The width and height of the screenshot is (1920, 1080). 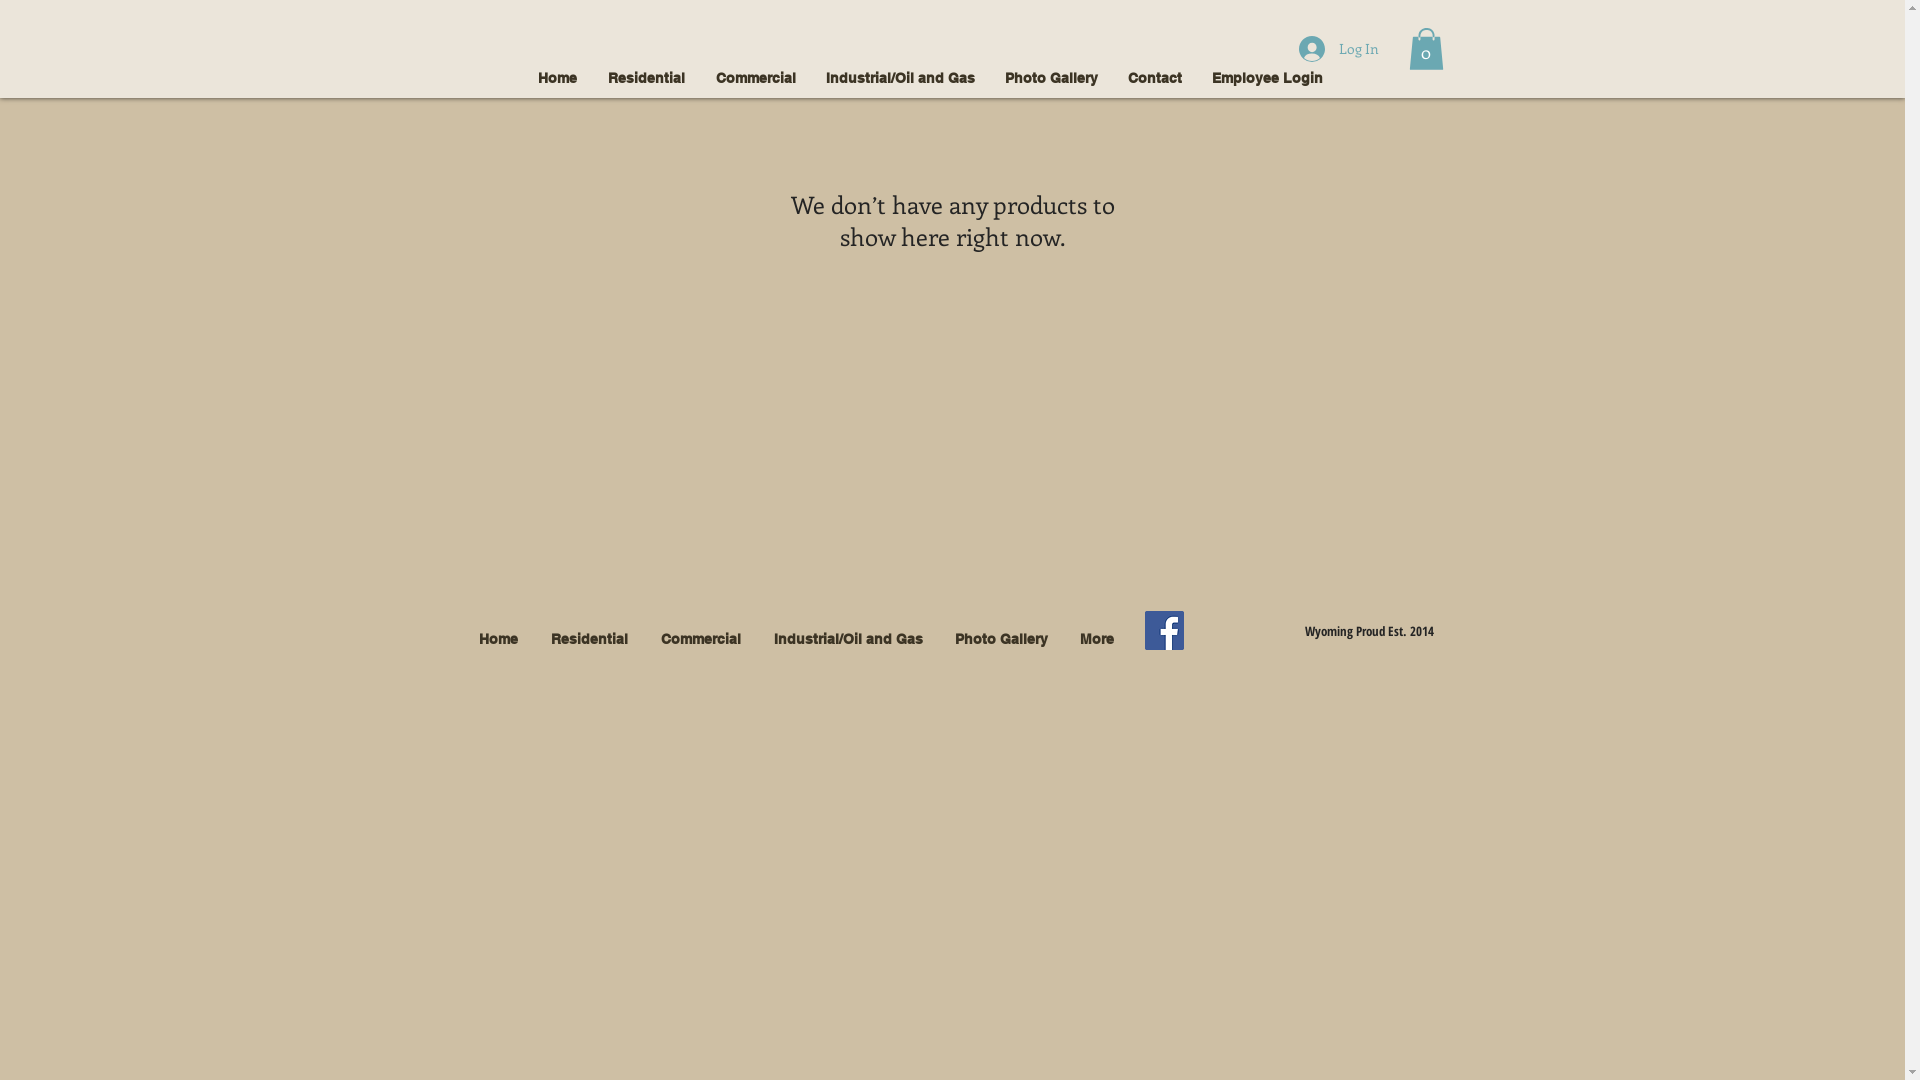 I want to click on 'Residential', so click(x=588, y=639).